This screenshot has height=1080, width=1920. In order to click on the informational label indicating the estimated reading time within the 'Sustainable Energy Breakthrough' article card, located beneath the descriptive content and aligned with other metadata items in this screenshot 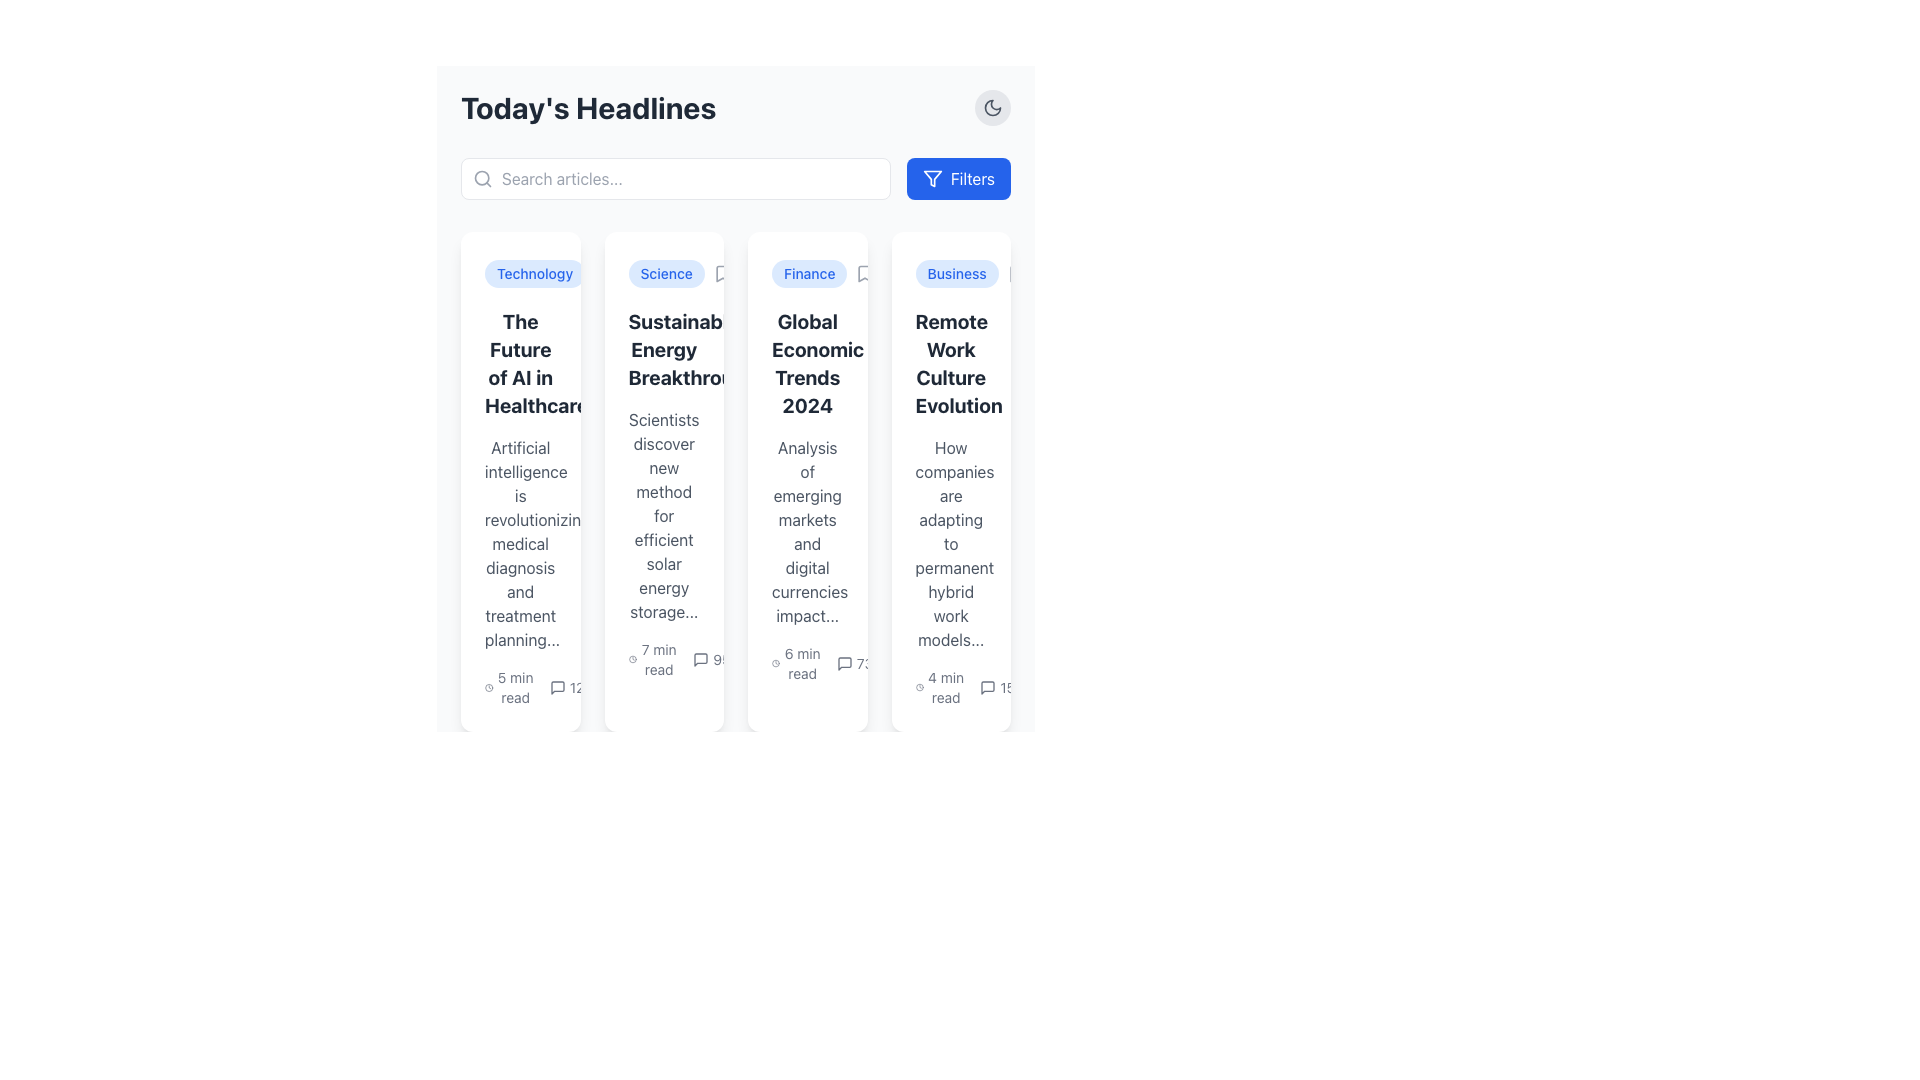, I will do `click(664, 659)`.